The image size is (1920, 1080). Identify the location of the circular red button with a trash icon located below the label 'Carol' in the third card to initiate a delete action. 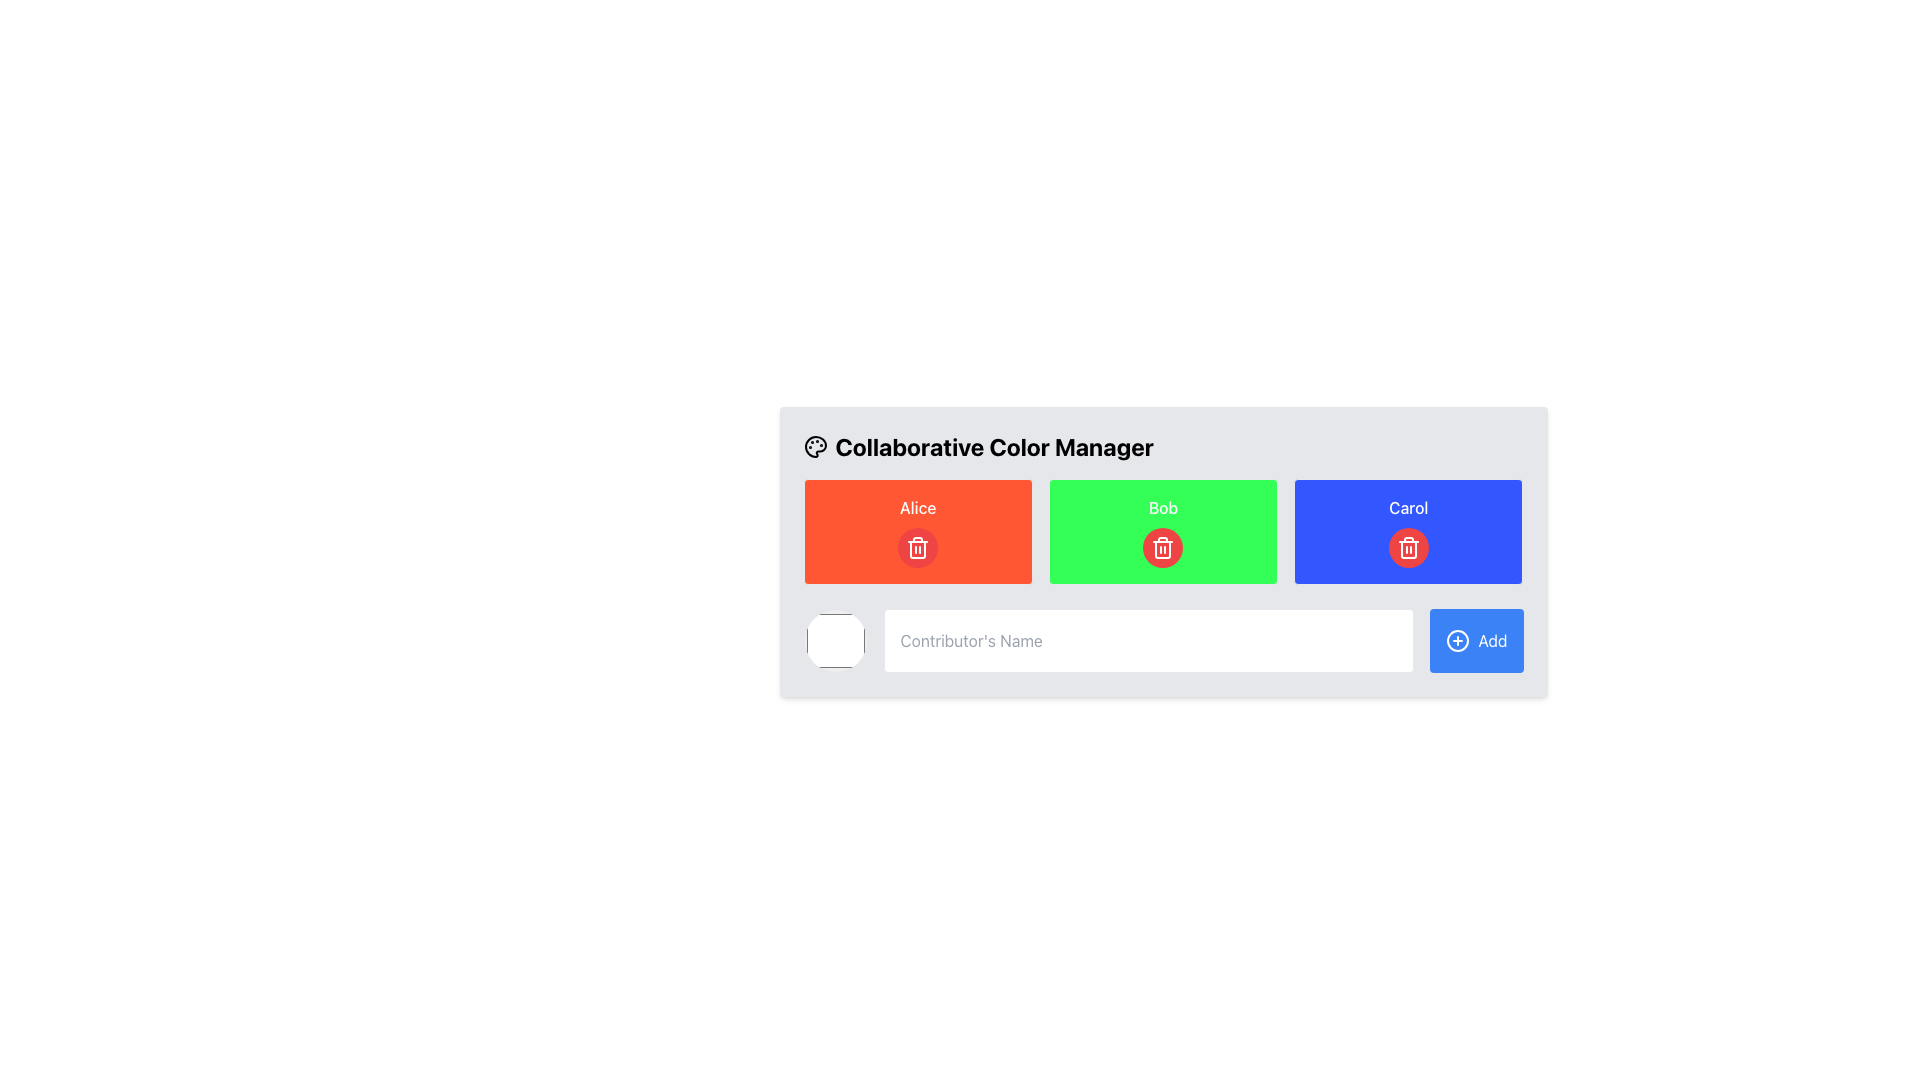
(1407, 547).